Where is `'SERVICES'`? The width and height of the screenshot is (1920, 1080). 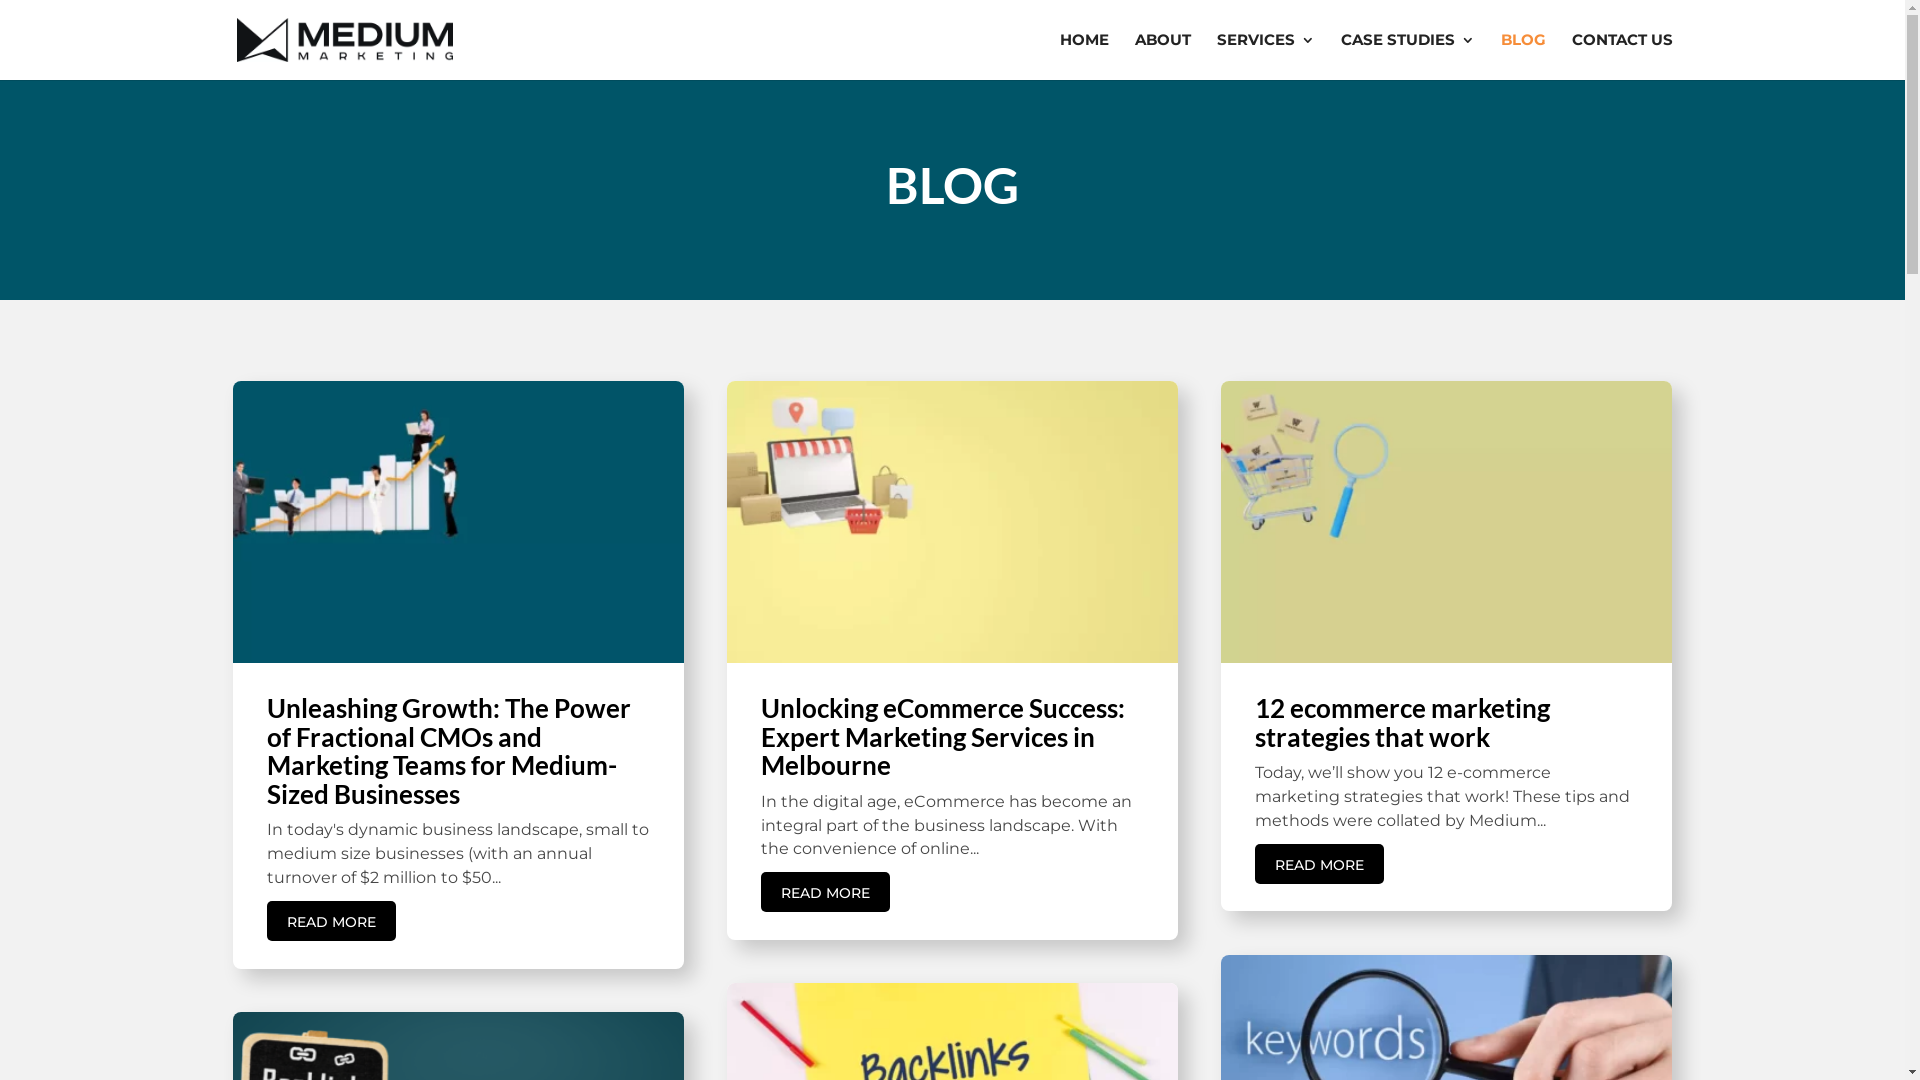 'SERVICES' is located at coordinates (1264, 55).